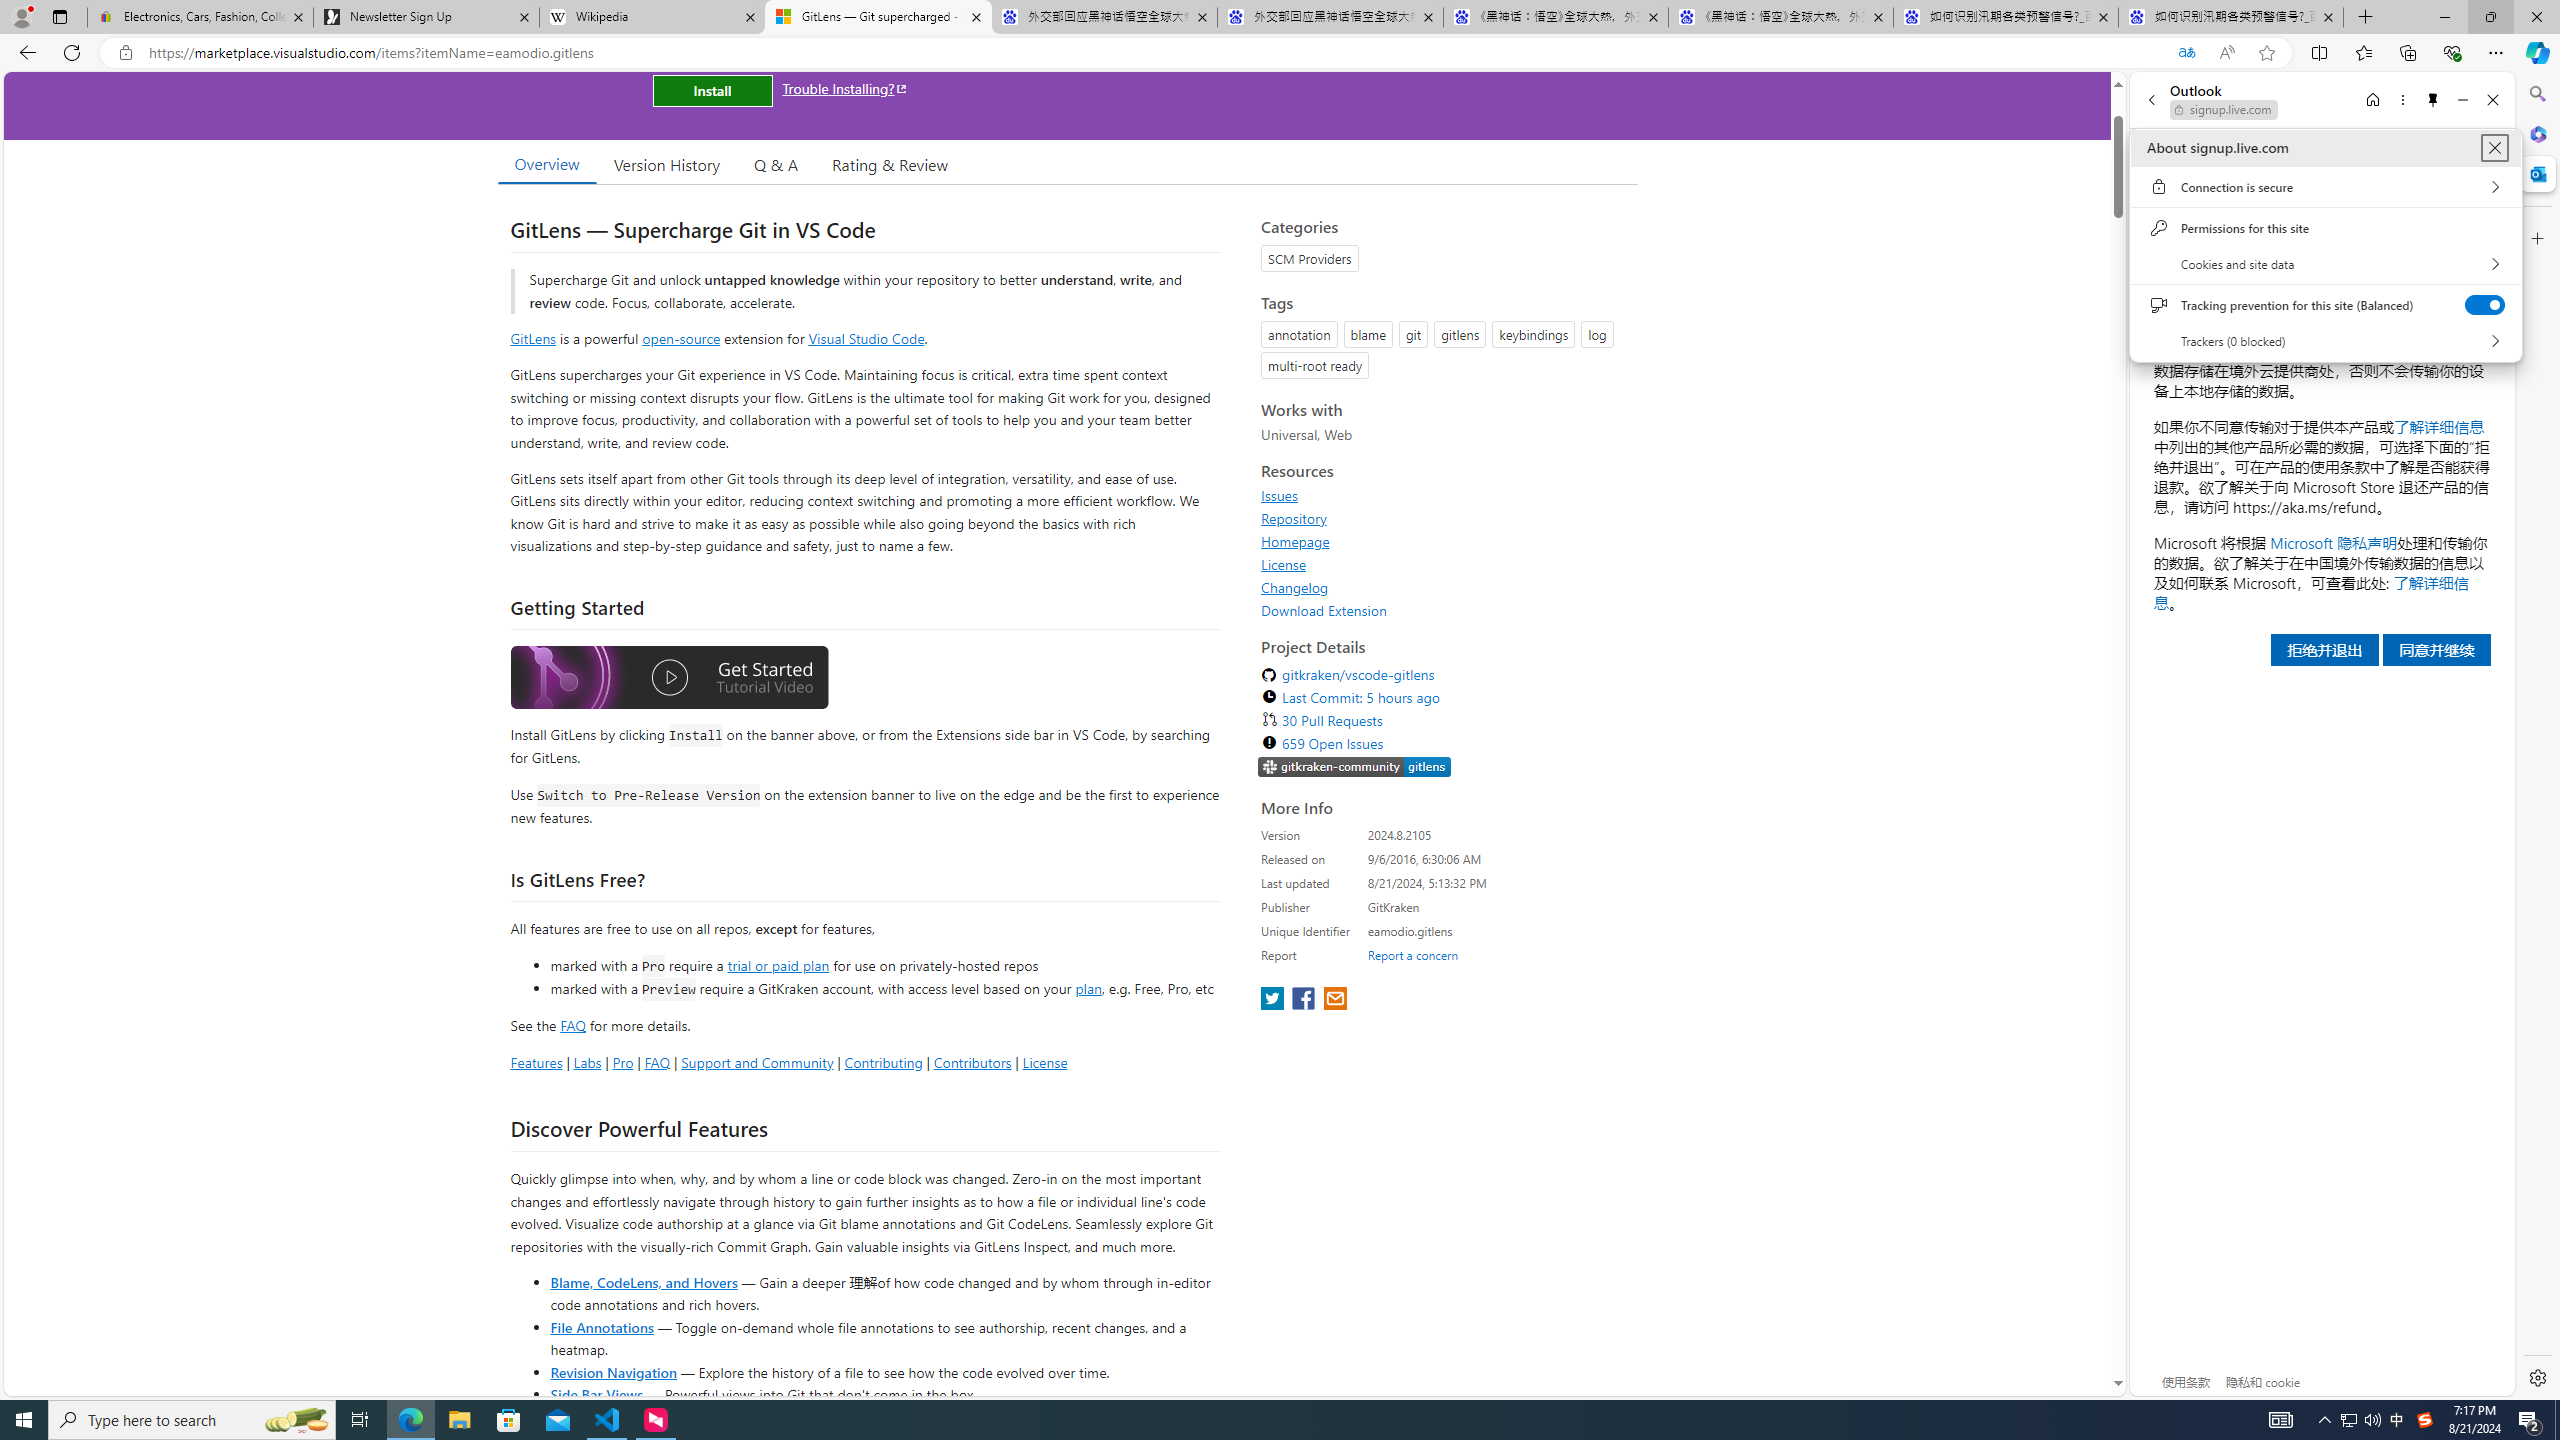 The image size is (2560, 1440). What do you see at coordinates (2279, 1418) in the screenshot?
I see `'AutomationID: 4105'` at bounding box center [2279, 1418].